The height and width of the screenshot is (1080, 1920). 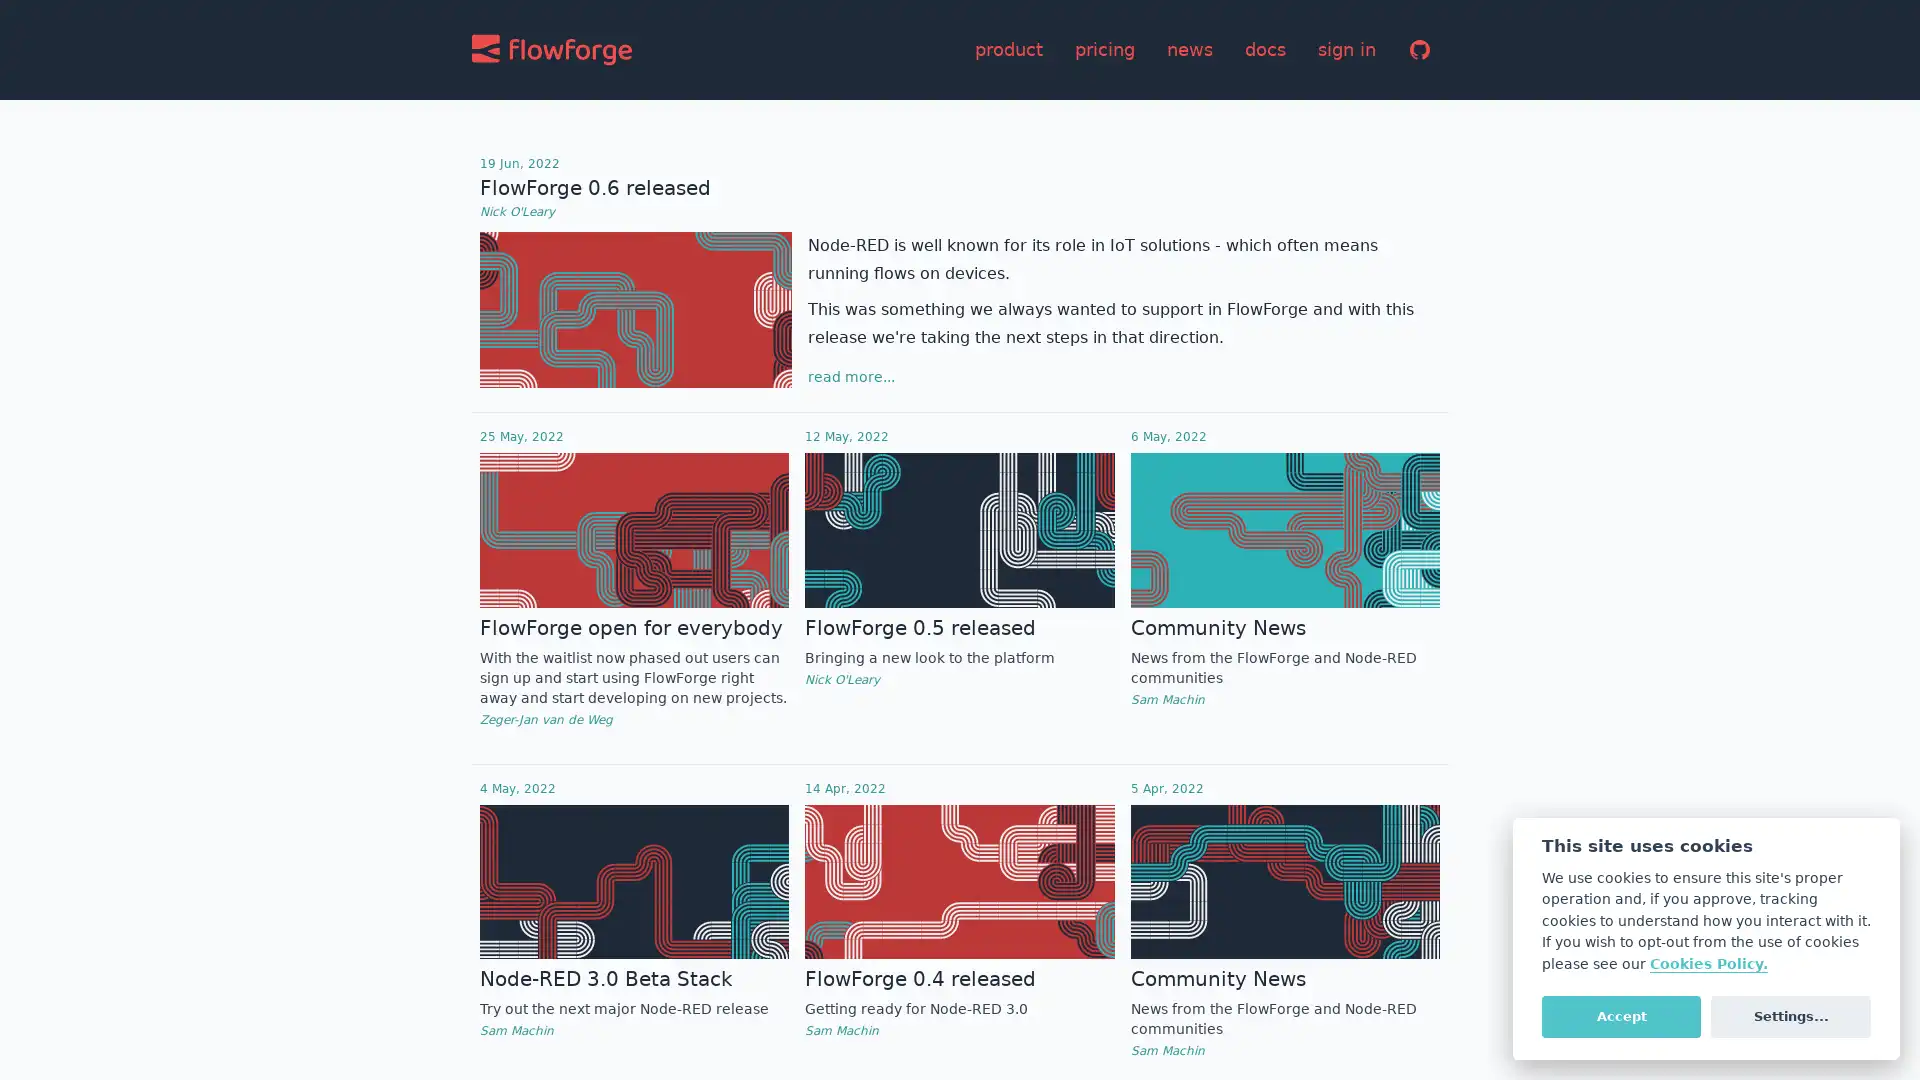 What do you see at coordinates (1790, 1015) in the screenshot?
I see `Settings...` at bounding box center [1790, 1015].